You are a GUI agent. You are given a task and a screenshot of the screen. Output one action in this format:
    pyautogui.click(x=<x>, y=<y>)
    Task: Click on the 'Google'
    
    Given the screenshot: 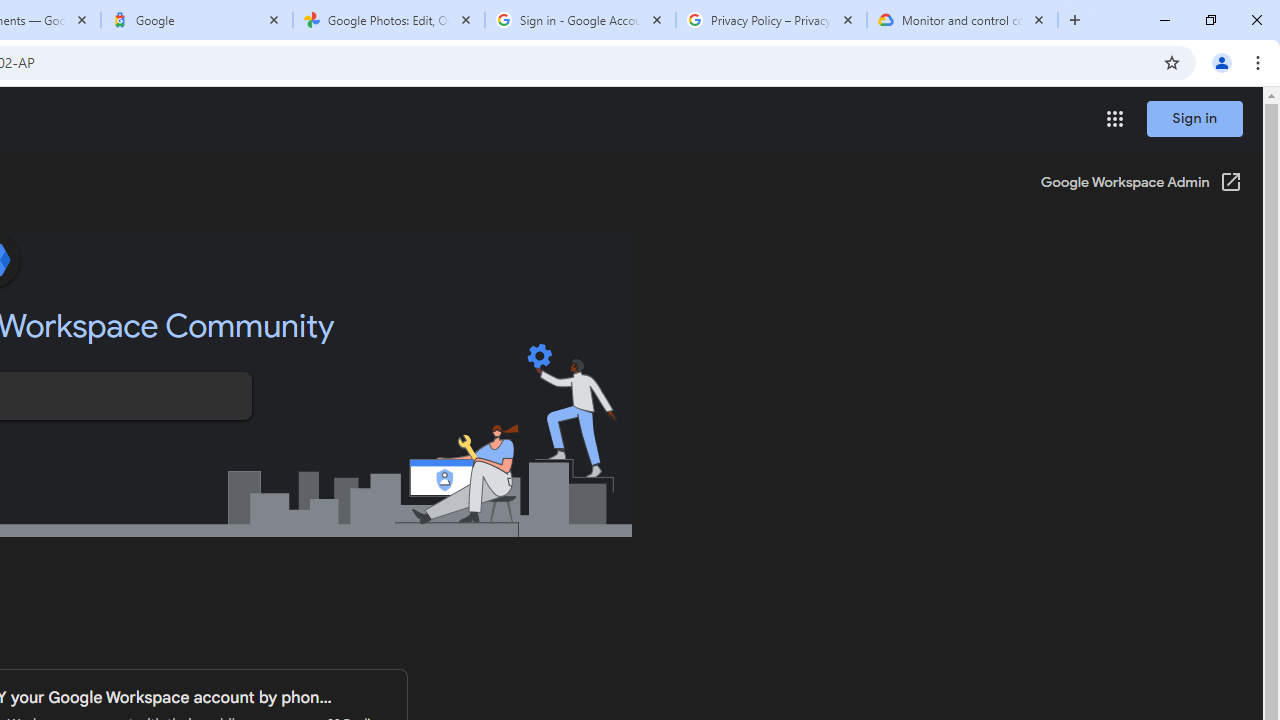 What is the action you would take?
    pyautogui.click(x=197, y=20)
    